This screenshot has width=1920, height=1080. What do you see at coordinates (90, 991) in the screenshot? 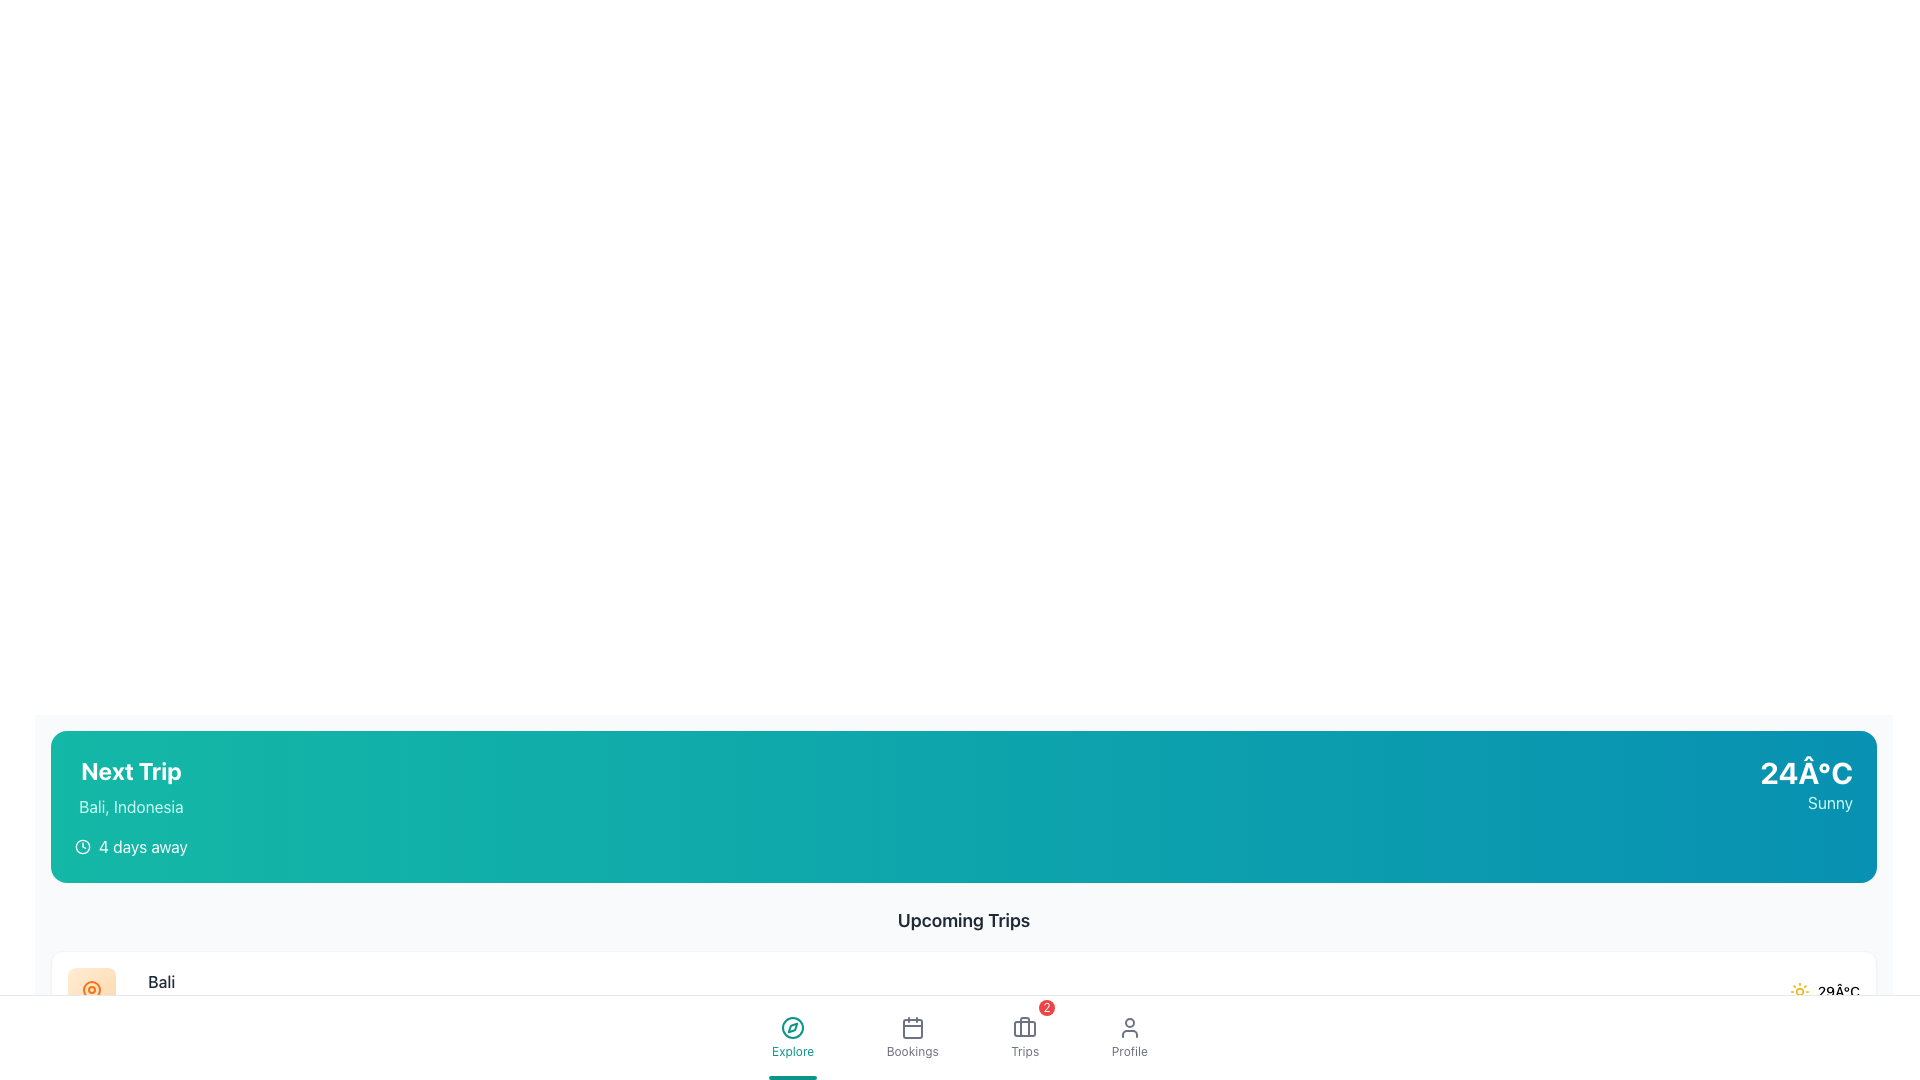
I see `the decorative orange pin icon located at the top-left corner of the main list of trips, representing 'Bali'` at bounding box center [90, 991].